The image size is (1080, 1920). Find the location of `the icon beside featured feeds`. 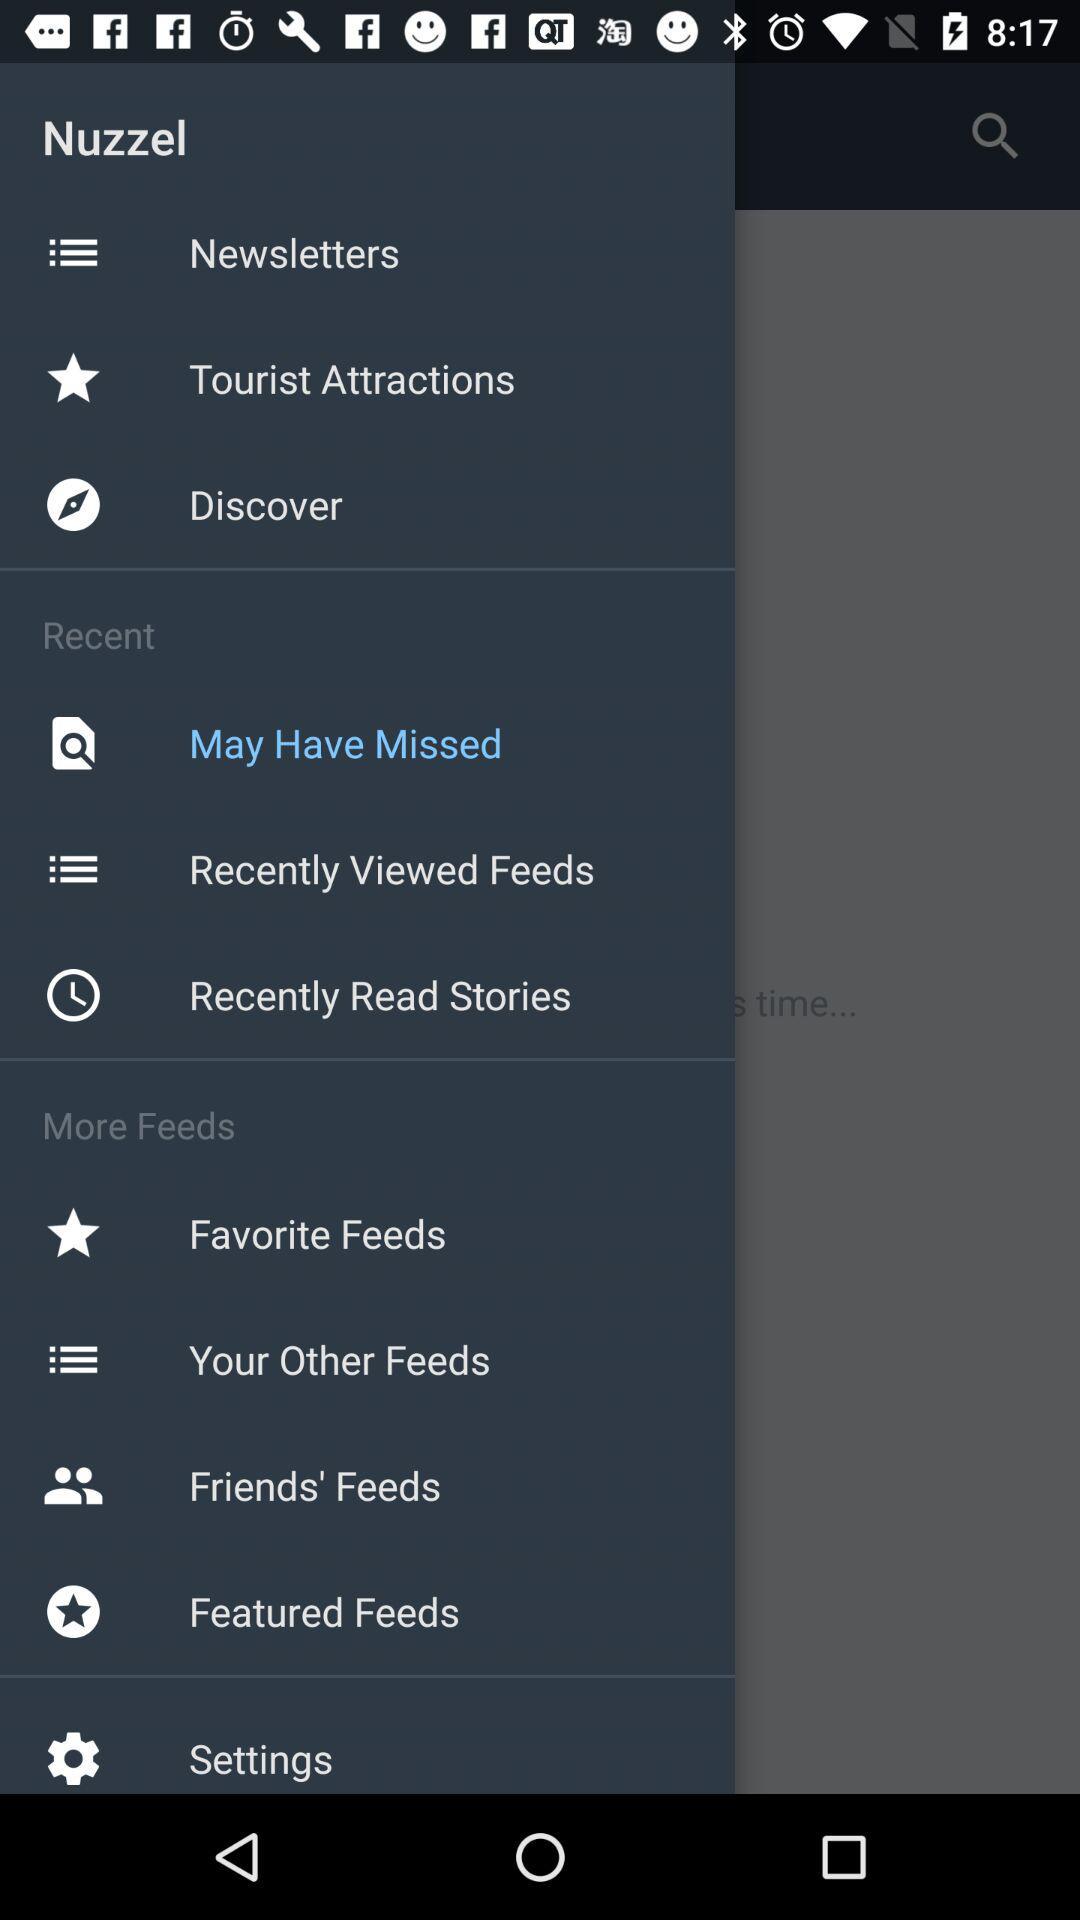

the icon beside featured feeds is located at coordinates (72, 1611).